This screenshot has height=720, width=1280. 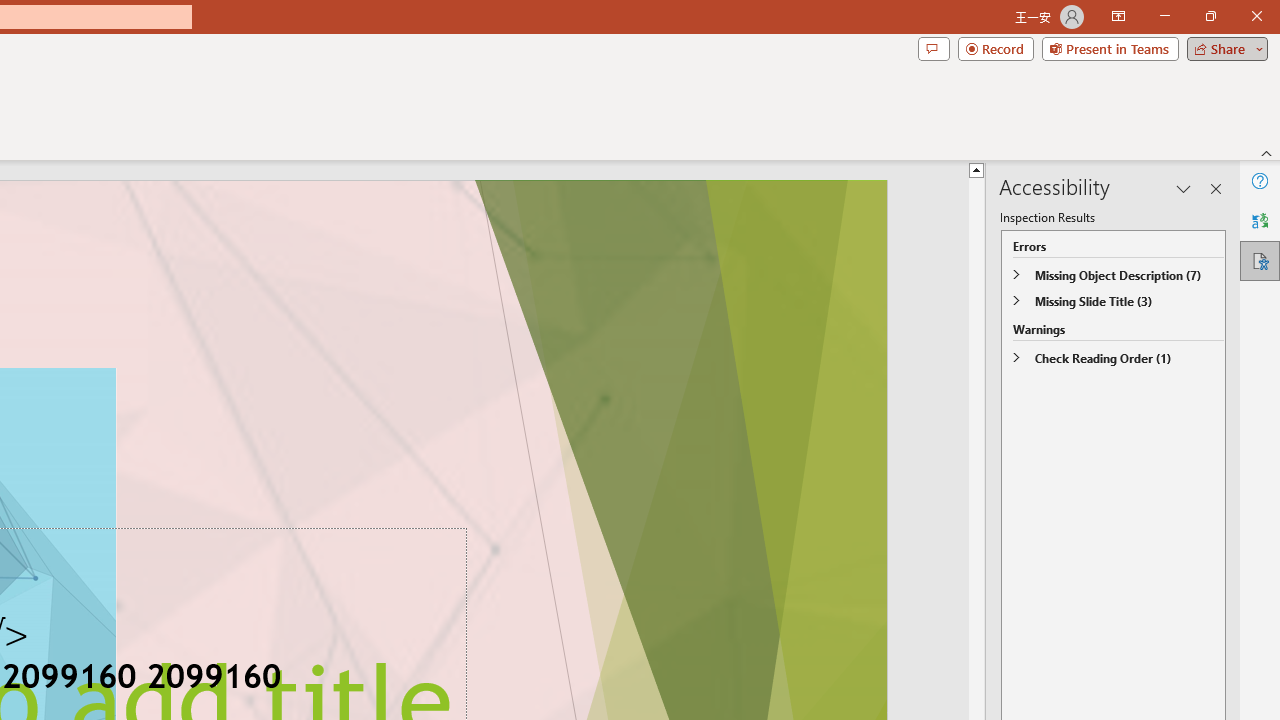 I want to click on 'Close pane', so click(x=1215, y=189).